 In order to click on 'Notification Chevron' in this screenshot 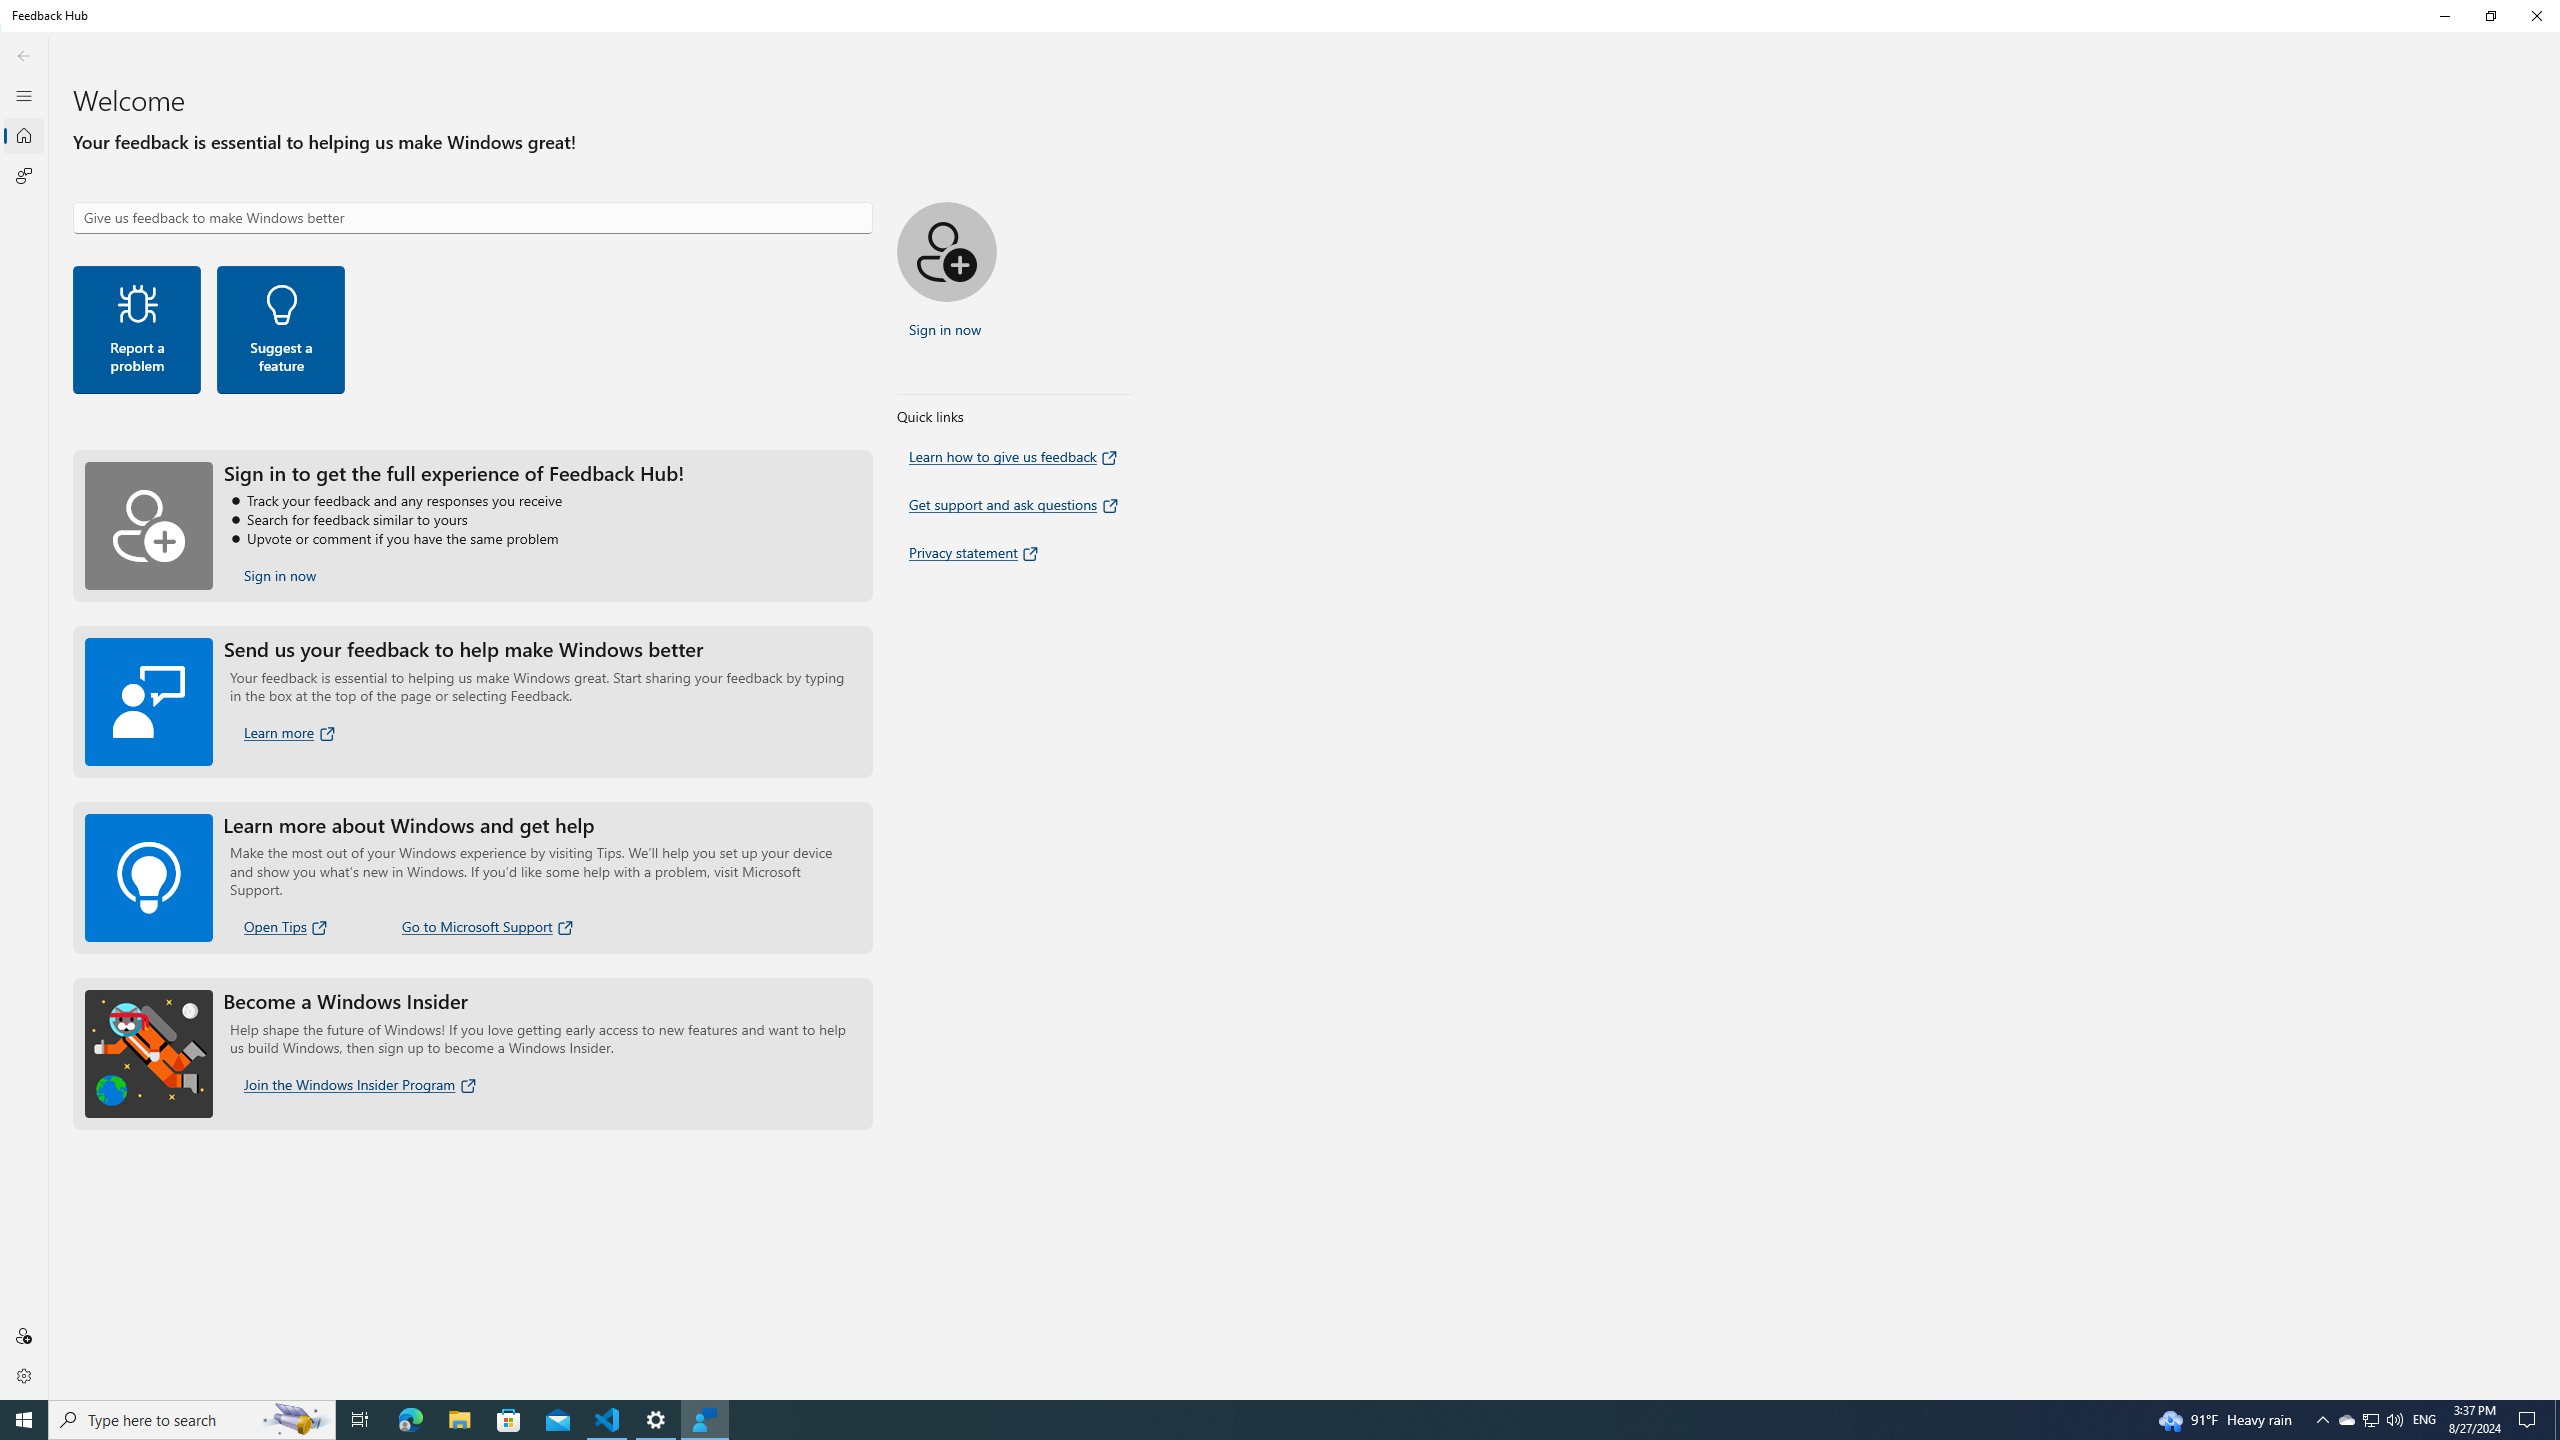, I will do `click(2323, 1418)`.